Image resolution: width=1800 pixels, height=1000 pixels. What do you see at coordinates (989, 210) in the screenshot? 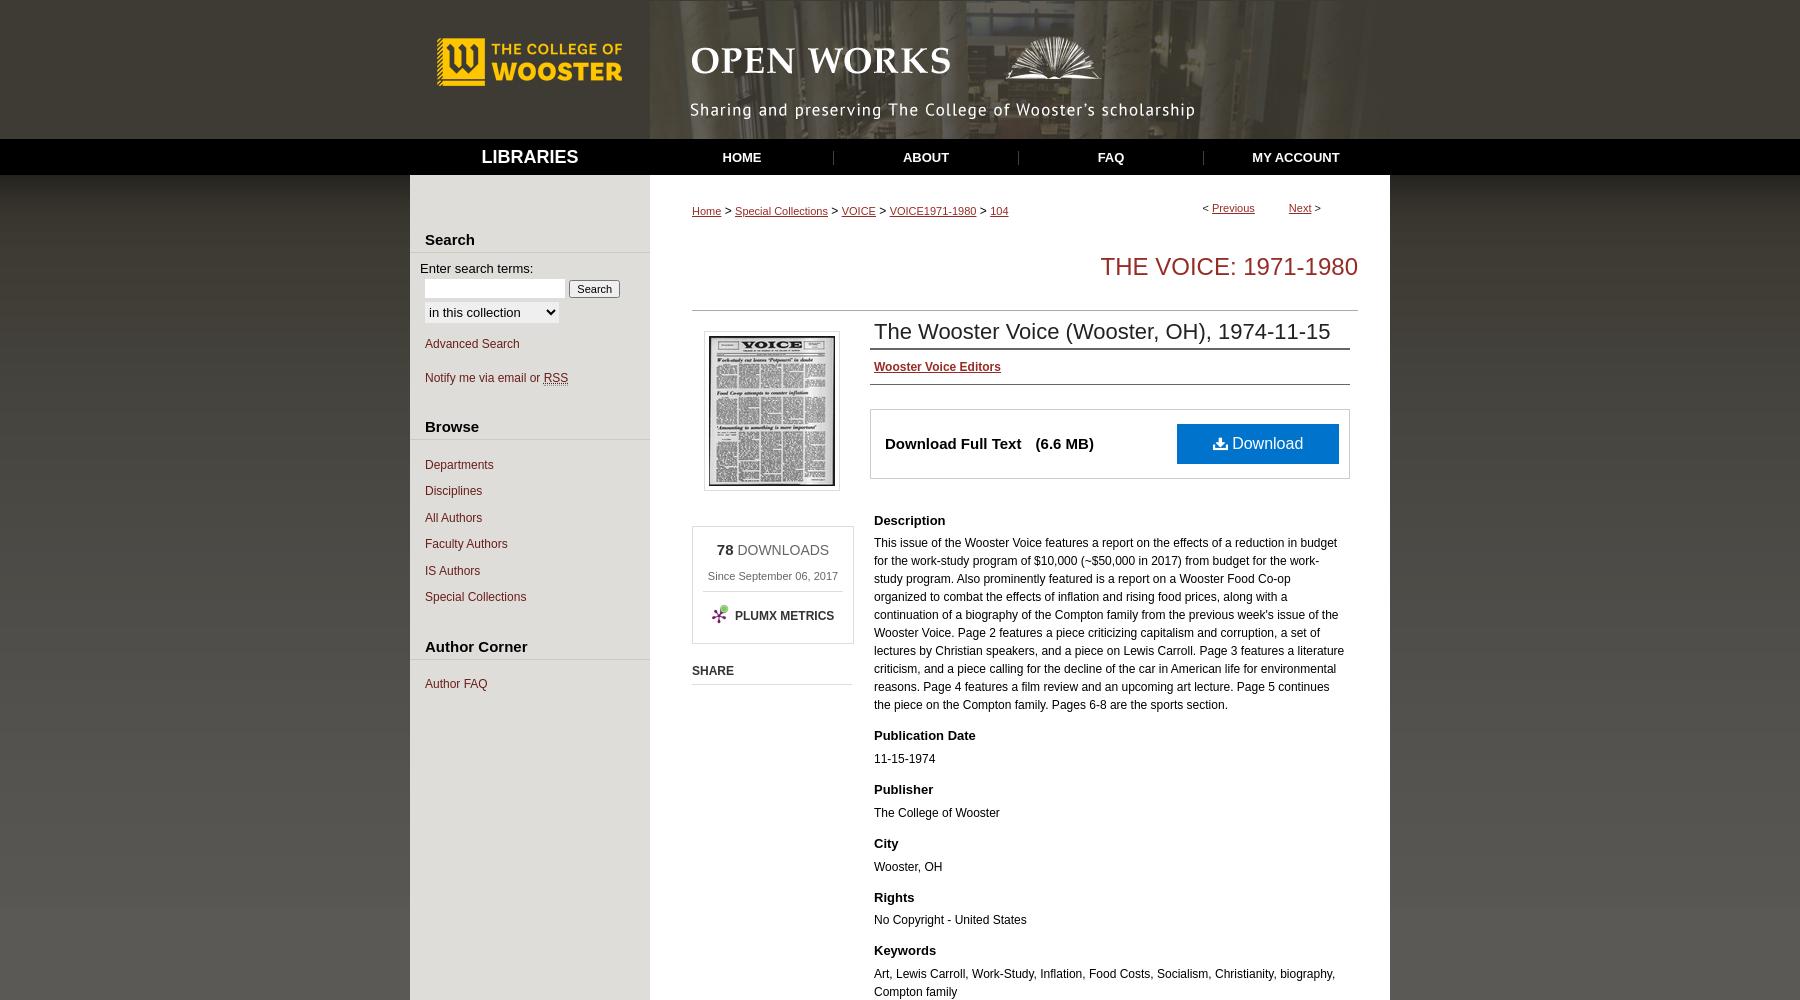
I see `'104'` at bounding box center [989, 210].